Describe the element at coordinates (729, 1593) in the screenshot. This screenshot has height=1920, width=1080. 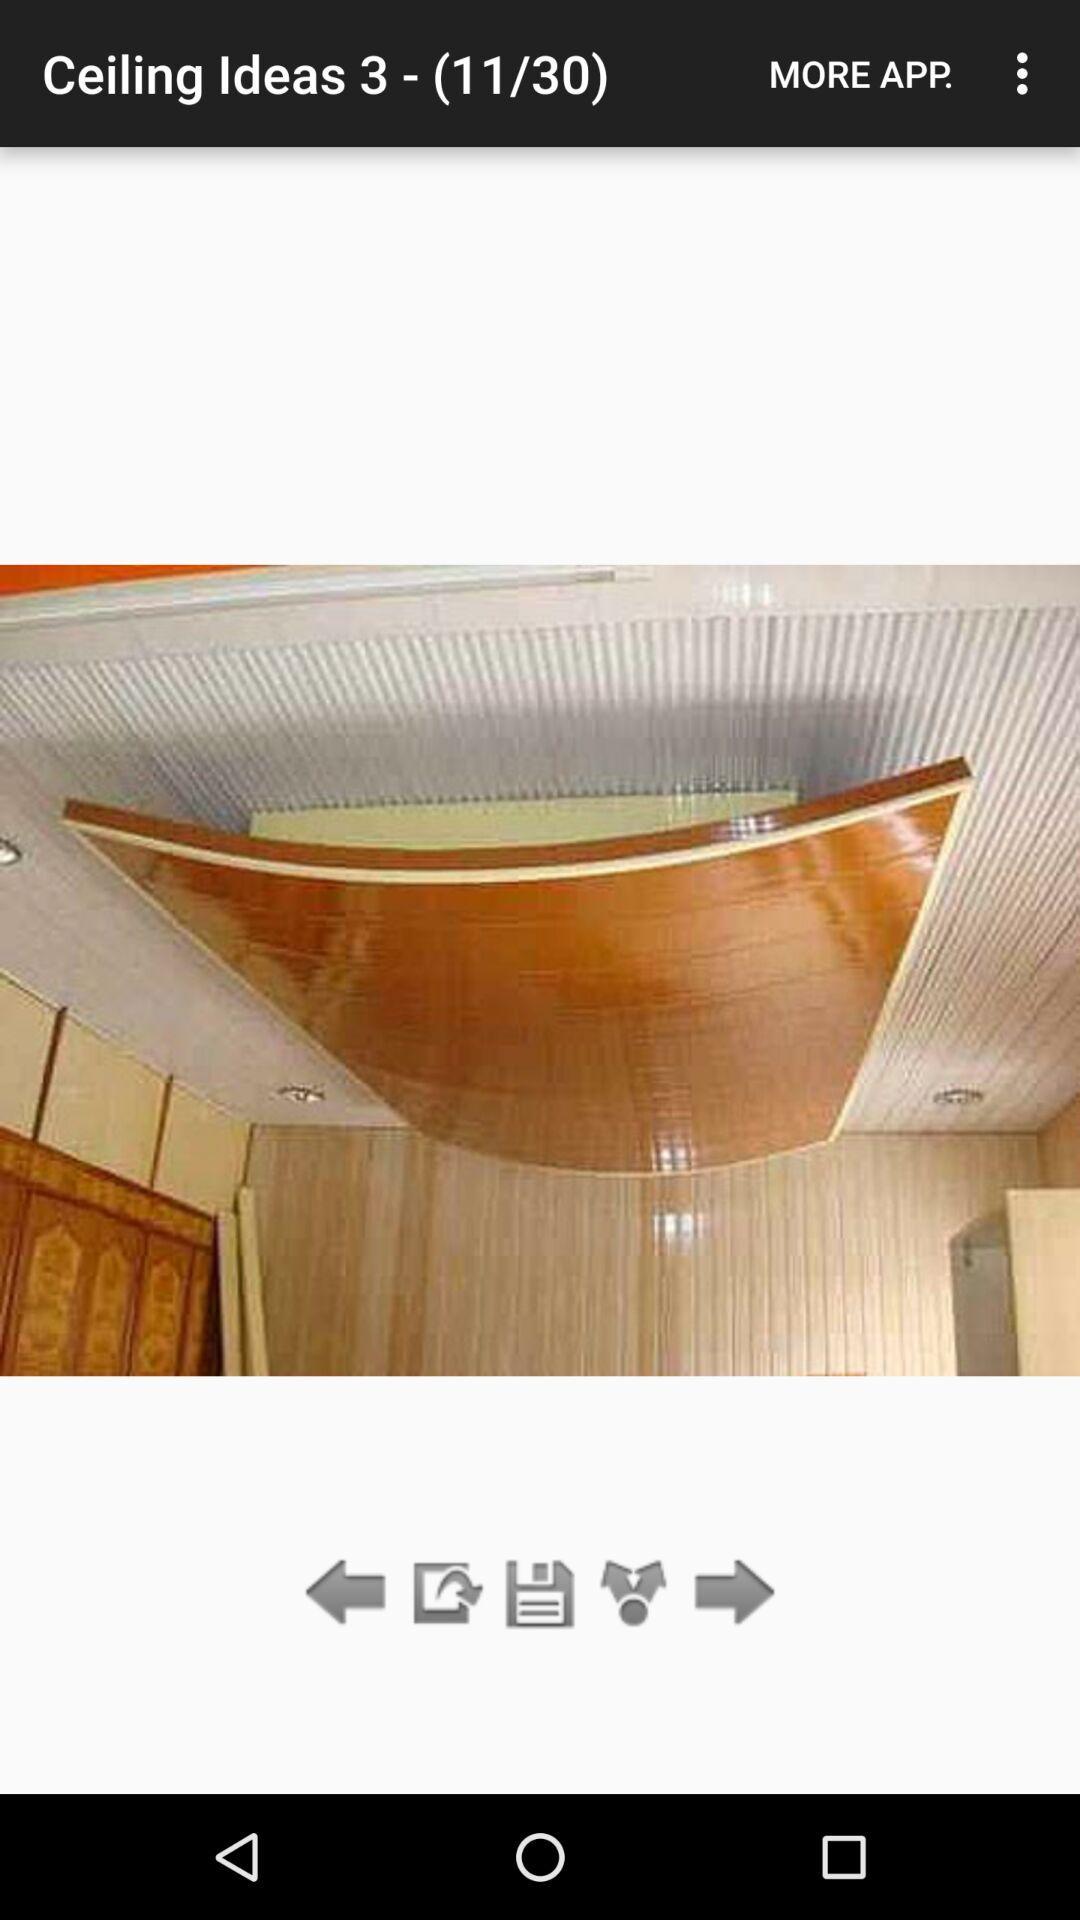
I see `next idea` at that location.